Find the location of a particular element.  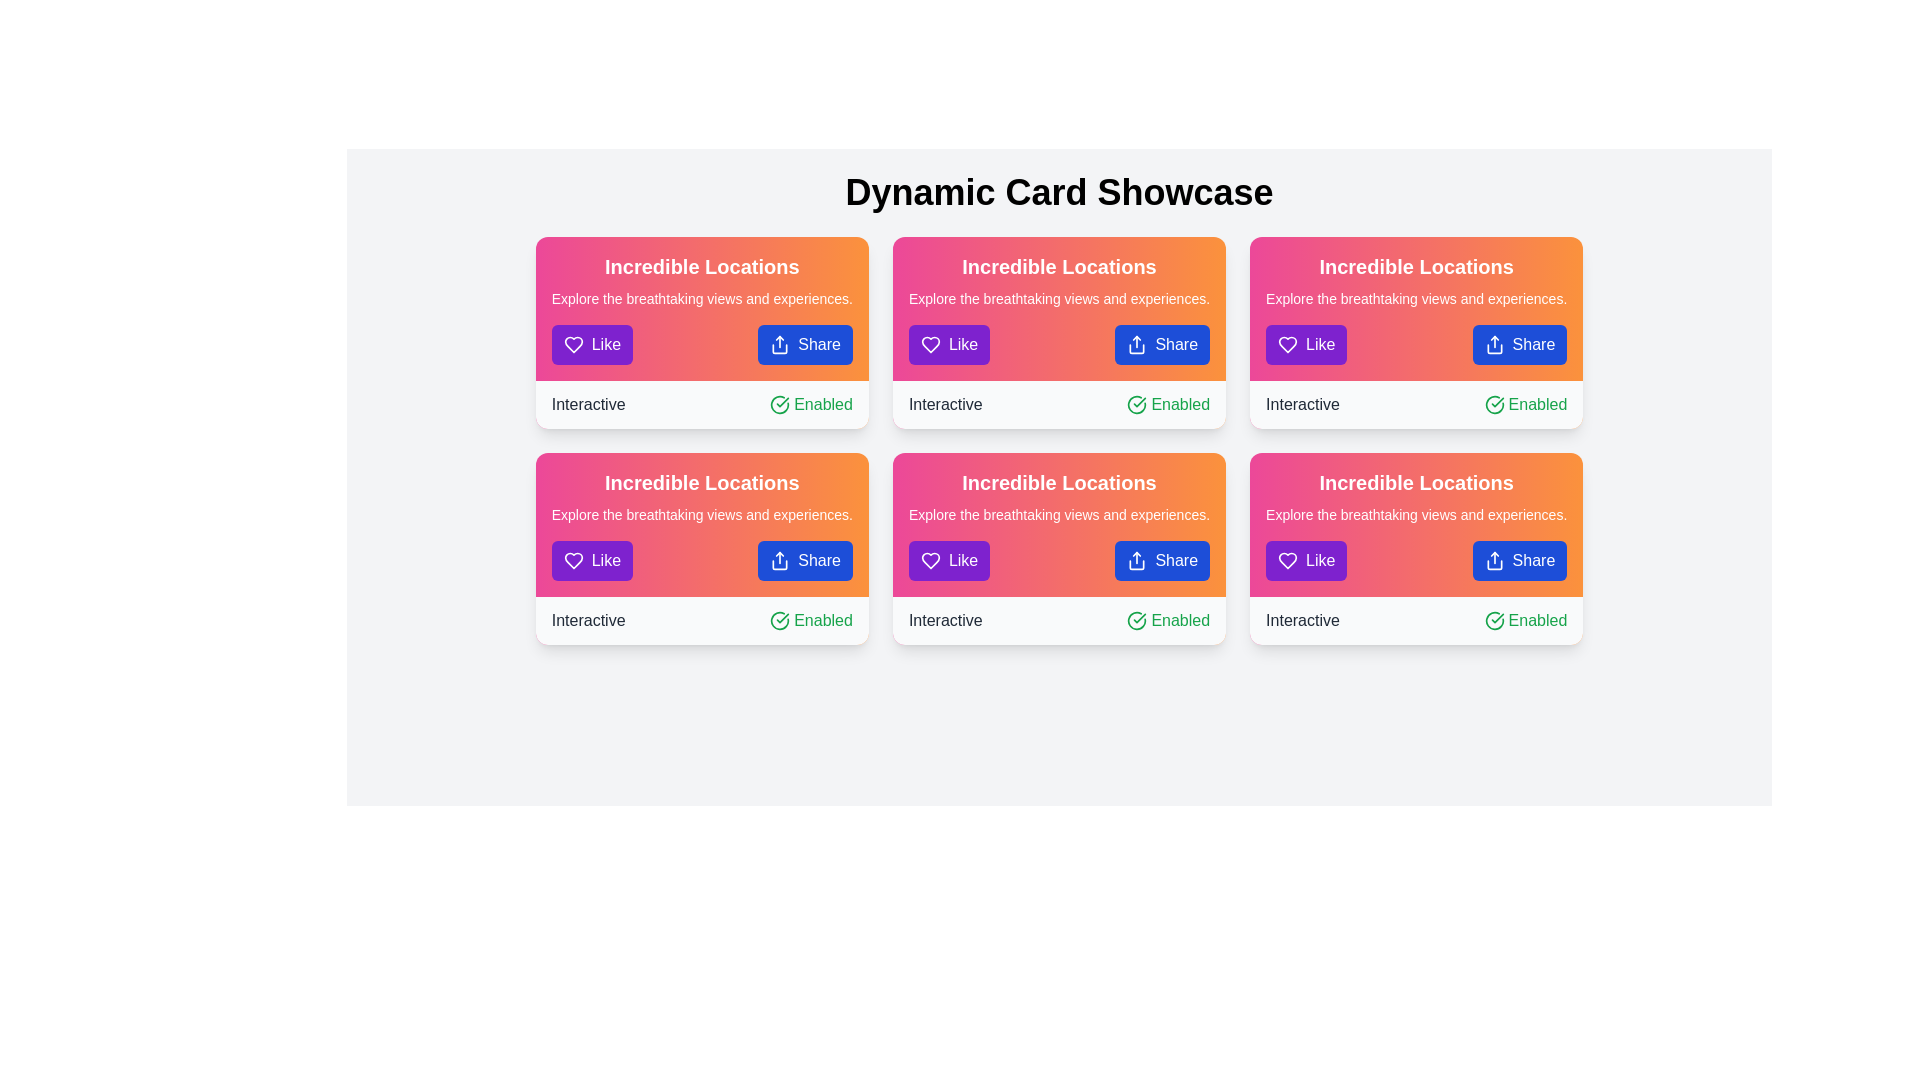

the active status indicator icon located in the 'Enabled' label area at the bottom-right of the last card in the second row of the displayed grid of cards is located at coordinates (1494, 620).